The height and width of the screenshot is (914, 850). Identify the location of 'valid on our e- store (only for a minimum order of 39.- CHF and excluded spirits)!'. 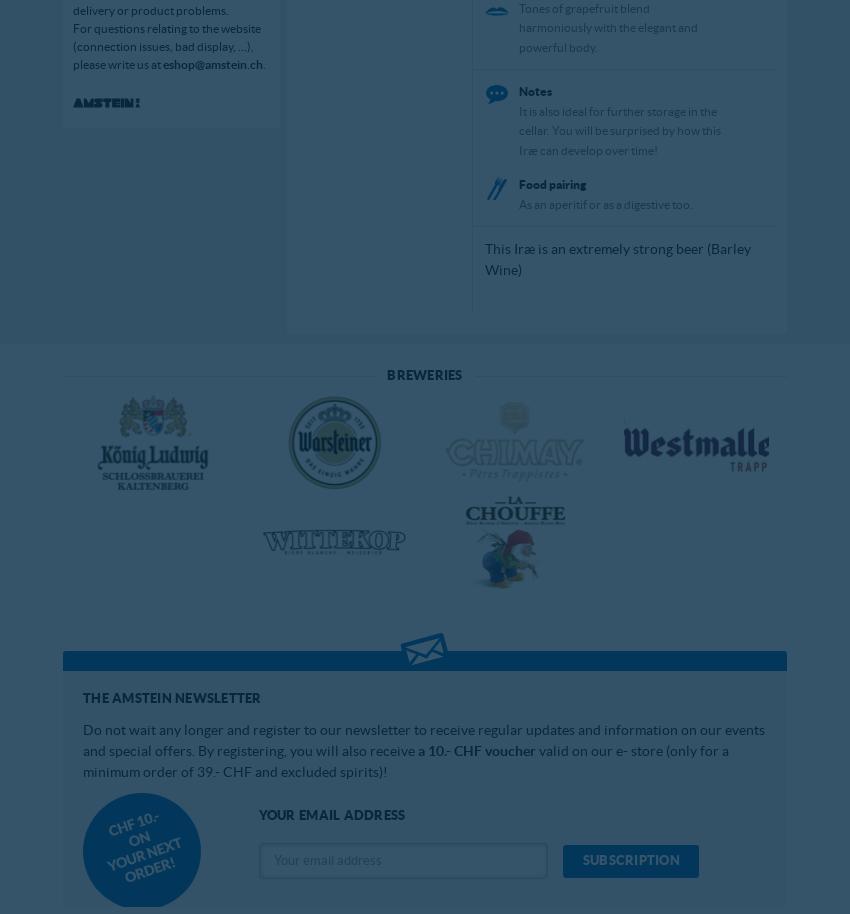
(82, 760).